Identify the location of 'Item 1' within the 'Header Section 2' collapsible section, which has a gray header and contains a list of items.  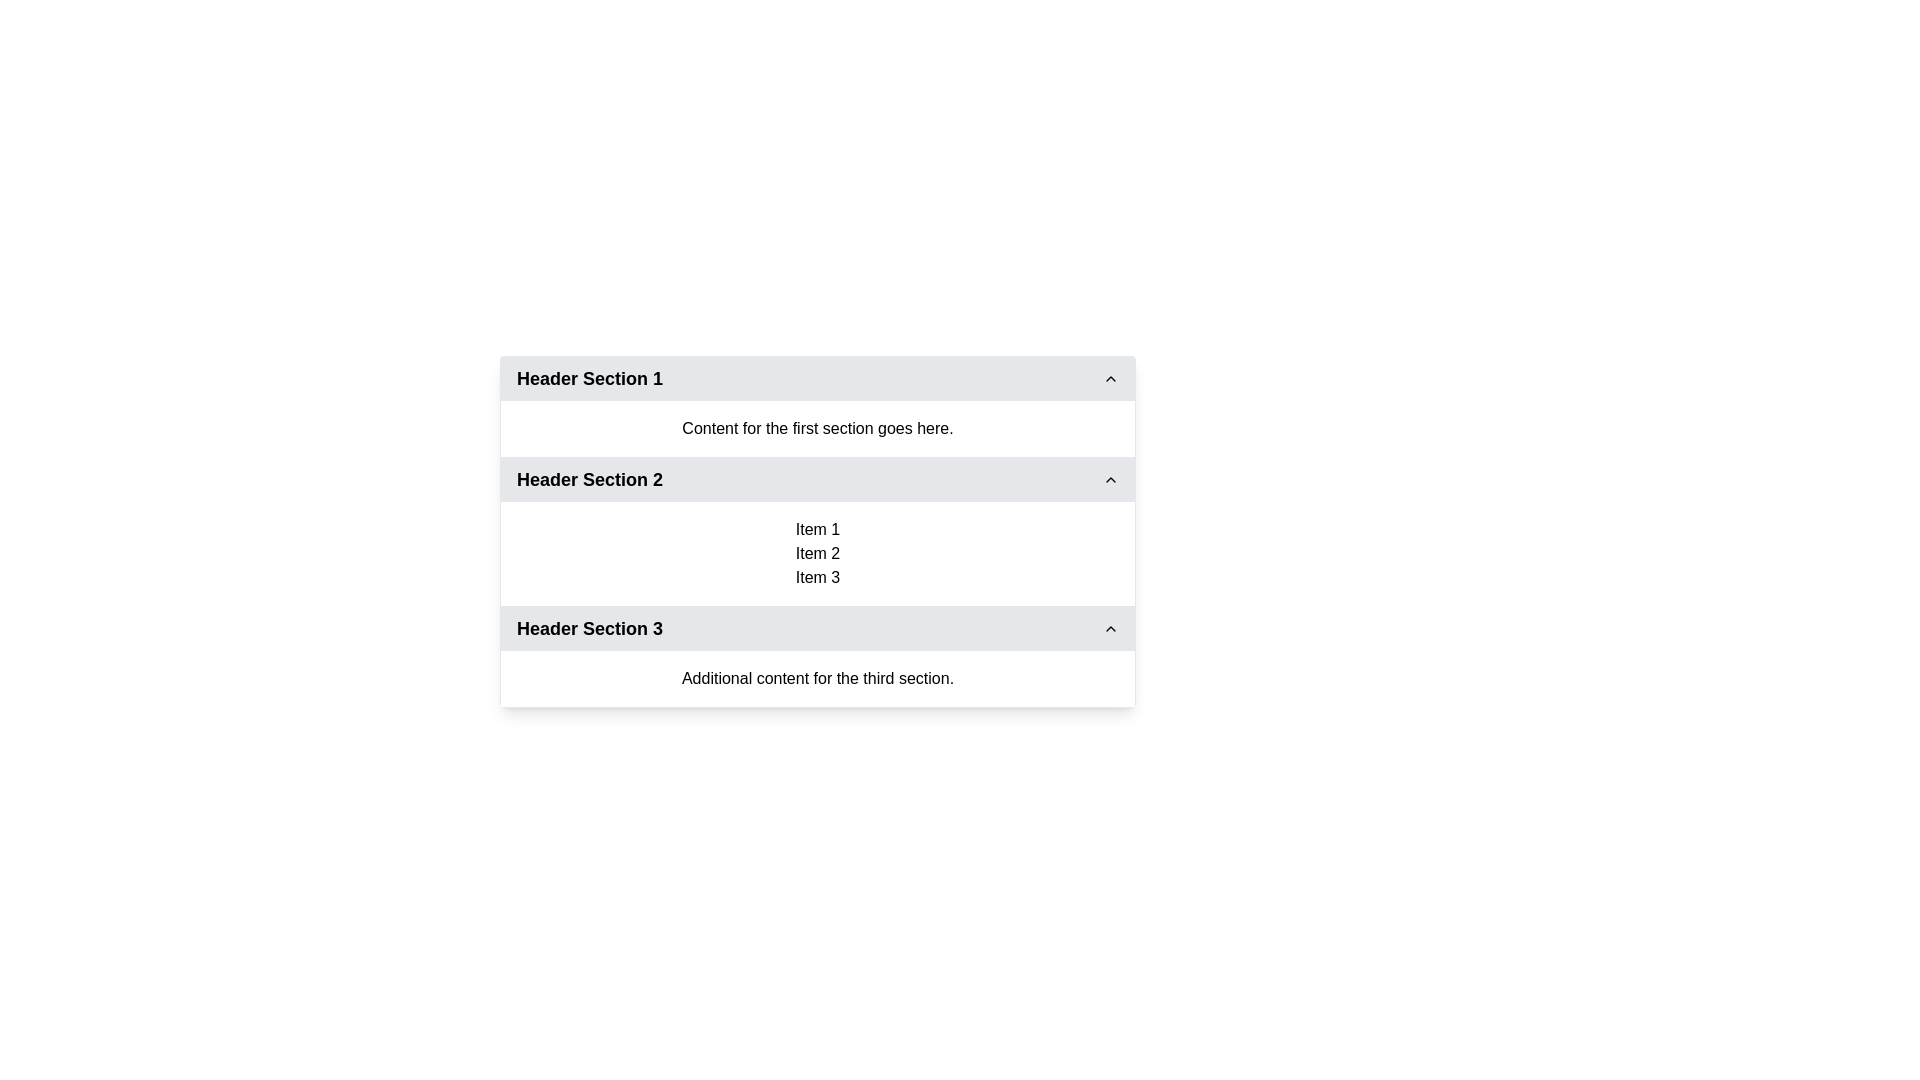
(817, 531).